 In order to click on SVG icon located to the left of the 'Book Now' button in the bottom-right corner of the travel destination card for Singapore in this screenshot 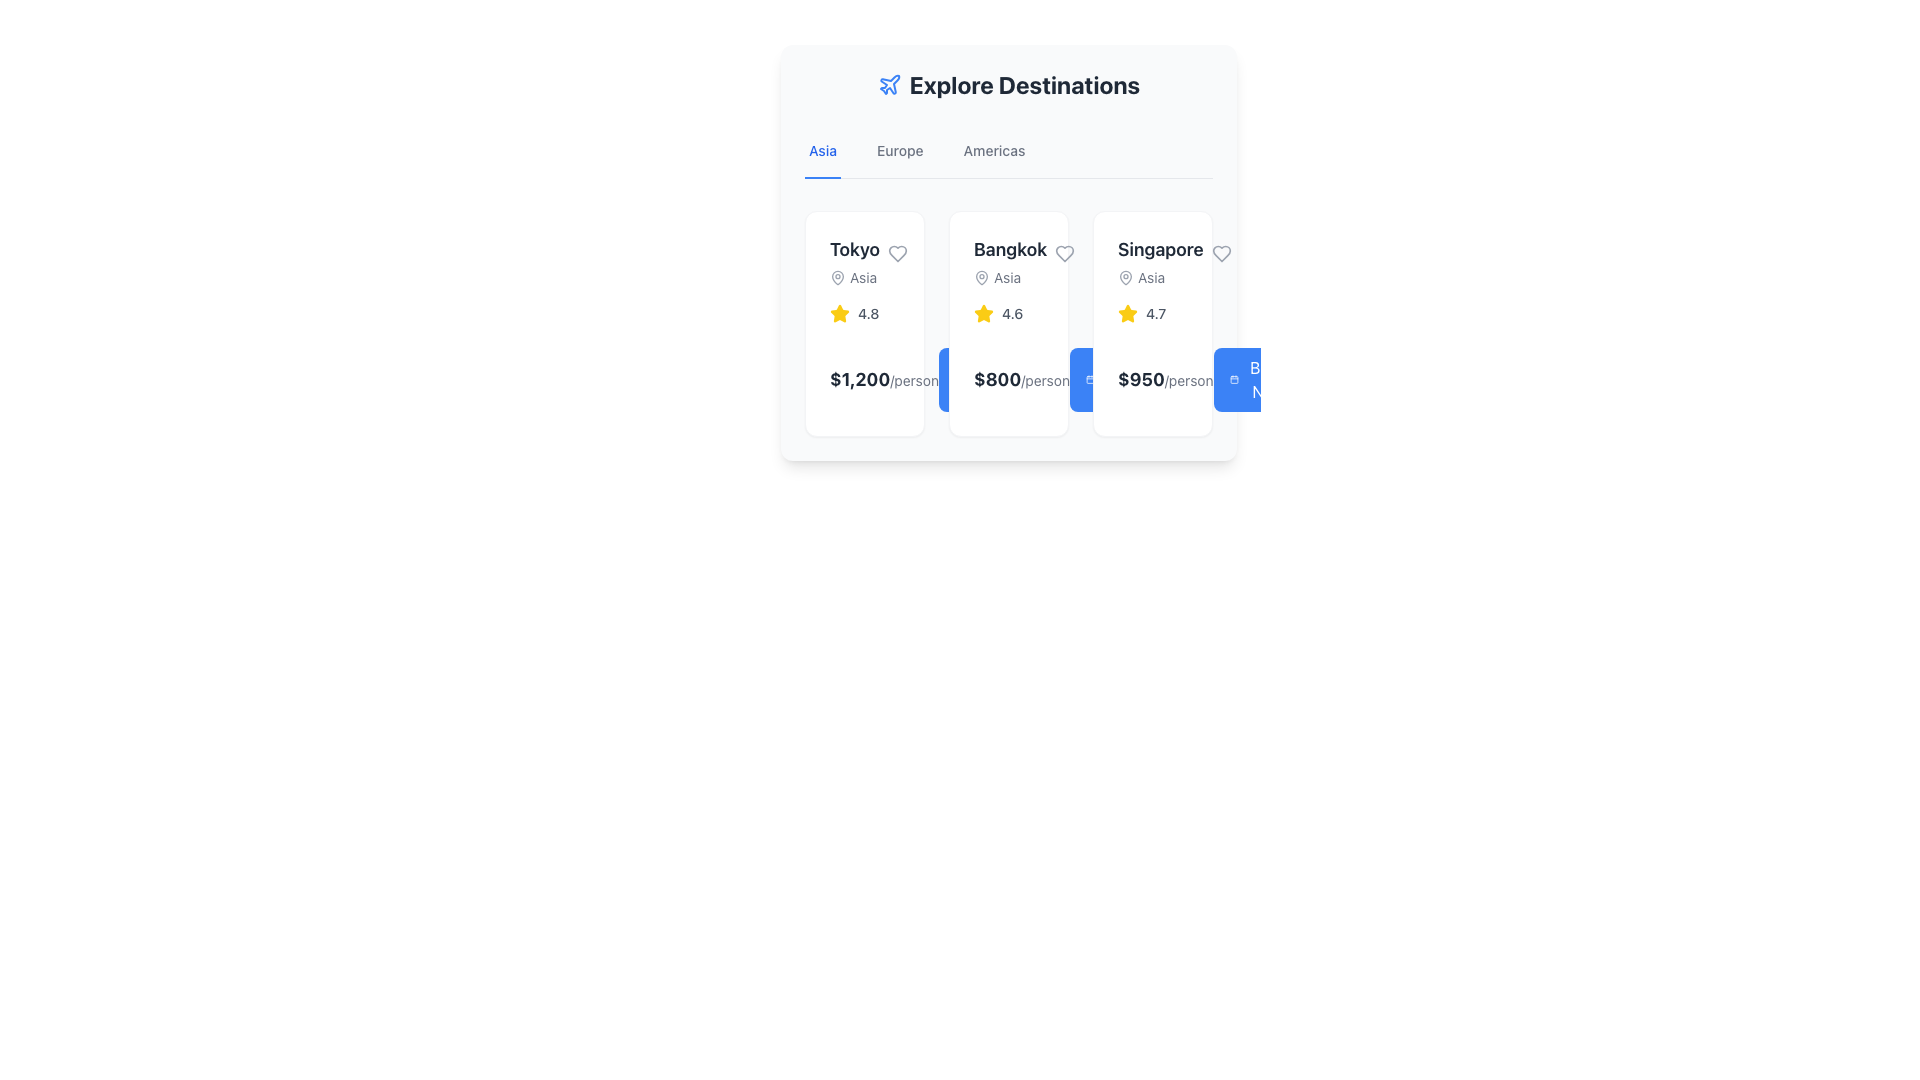, I will do `click(1089, 380)`.